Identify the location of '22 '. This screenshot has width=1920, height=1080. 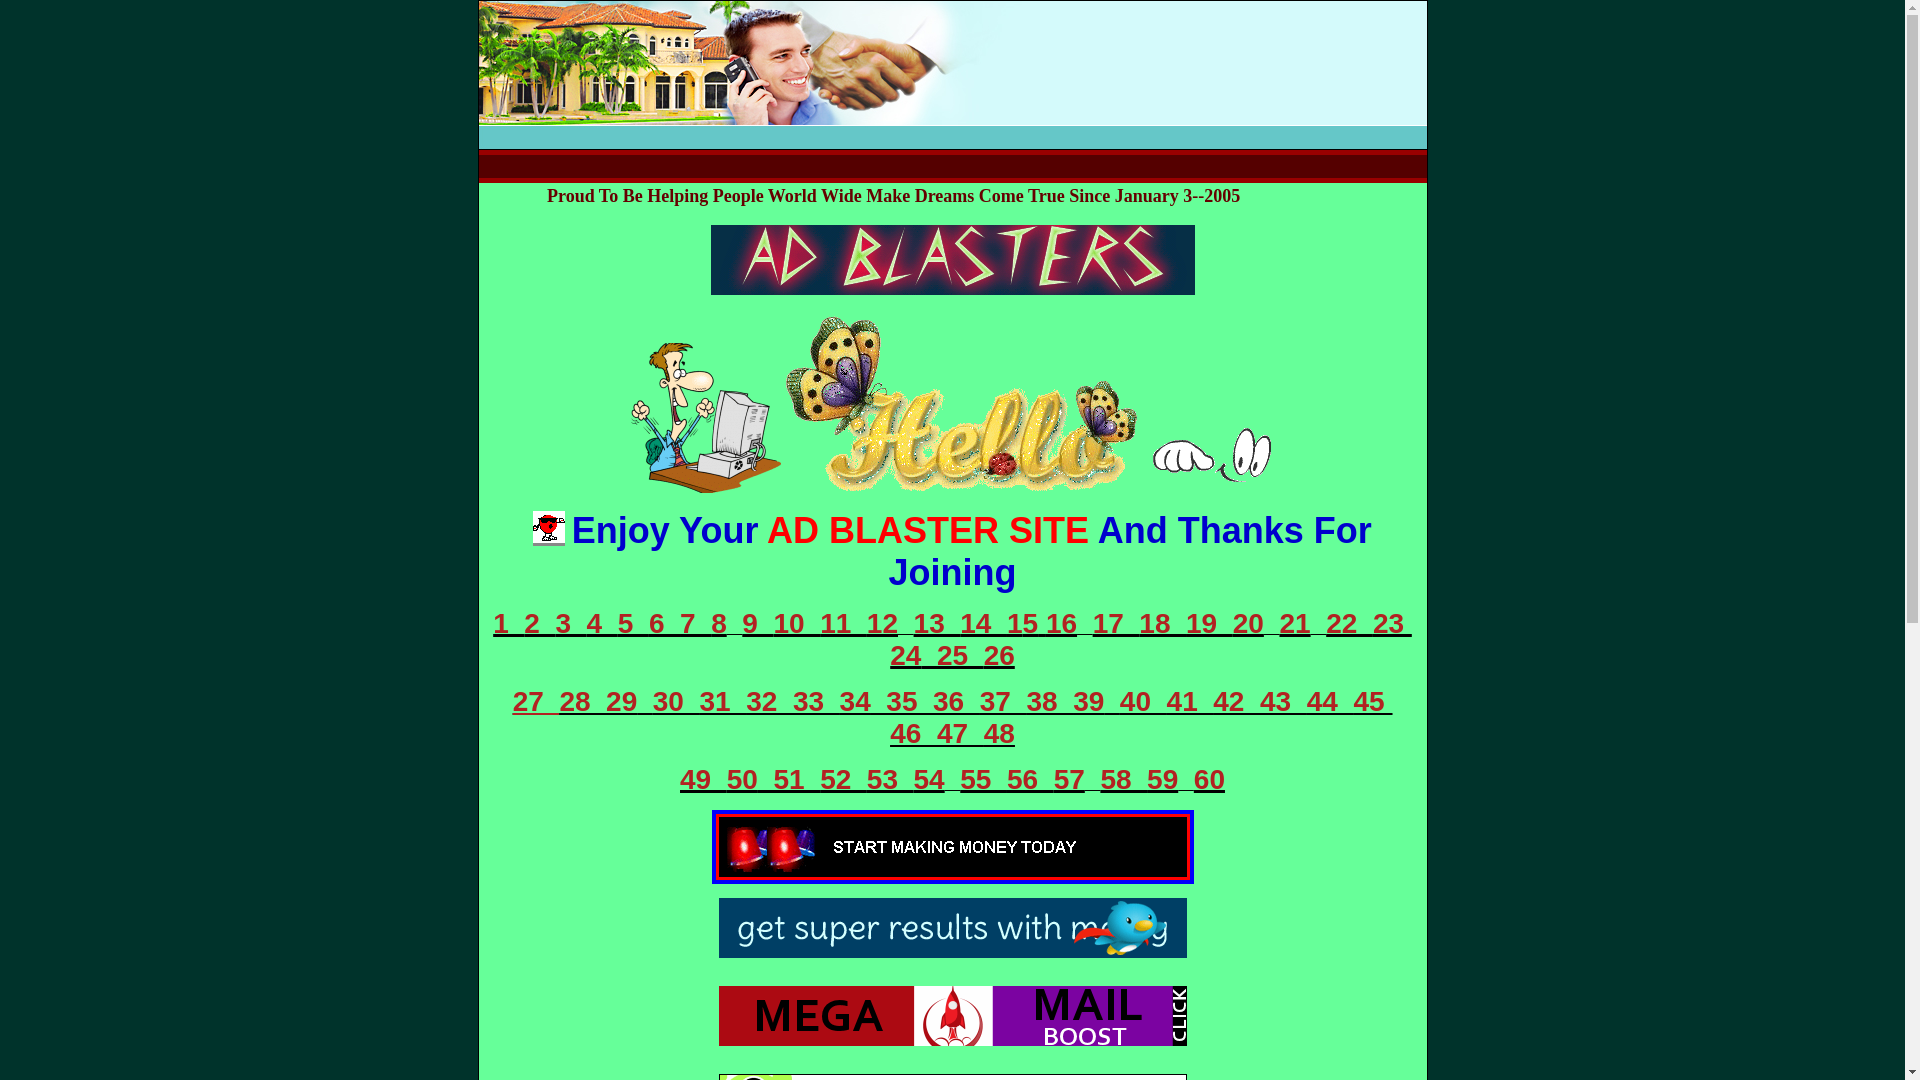
(1349, 622).